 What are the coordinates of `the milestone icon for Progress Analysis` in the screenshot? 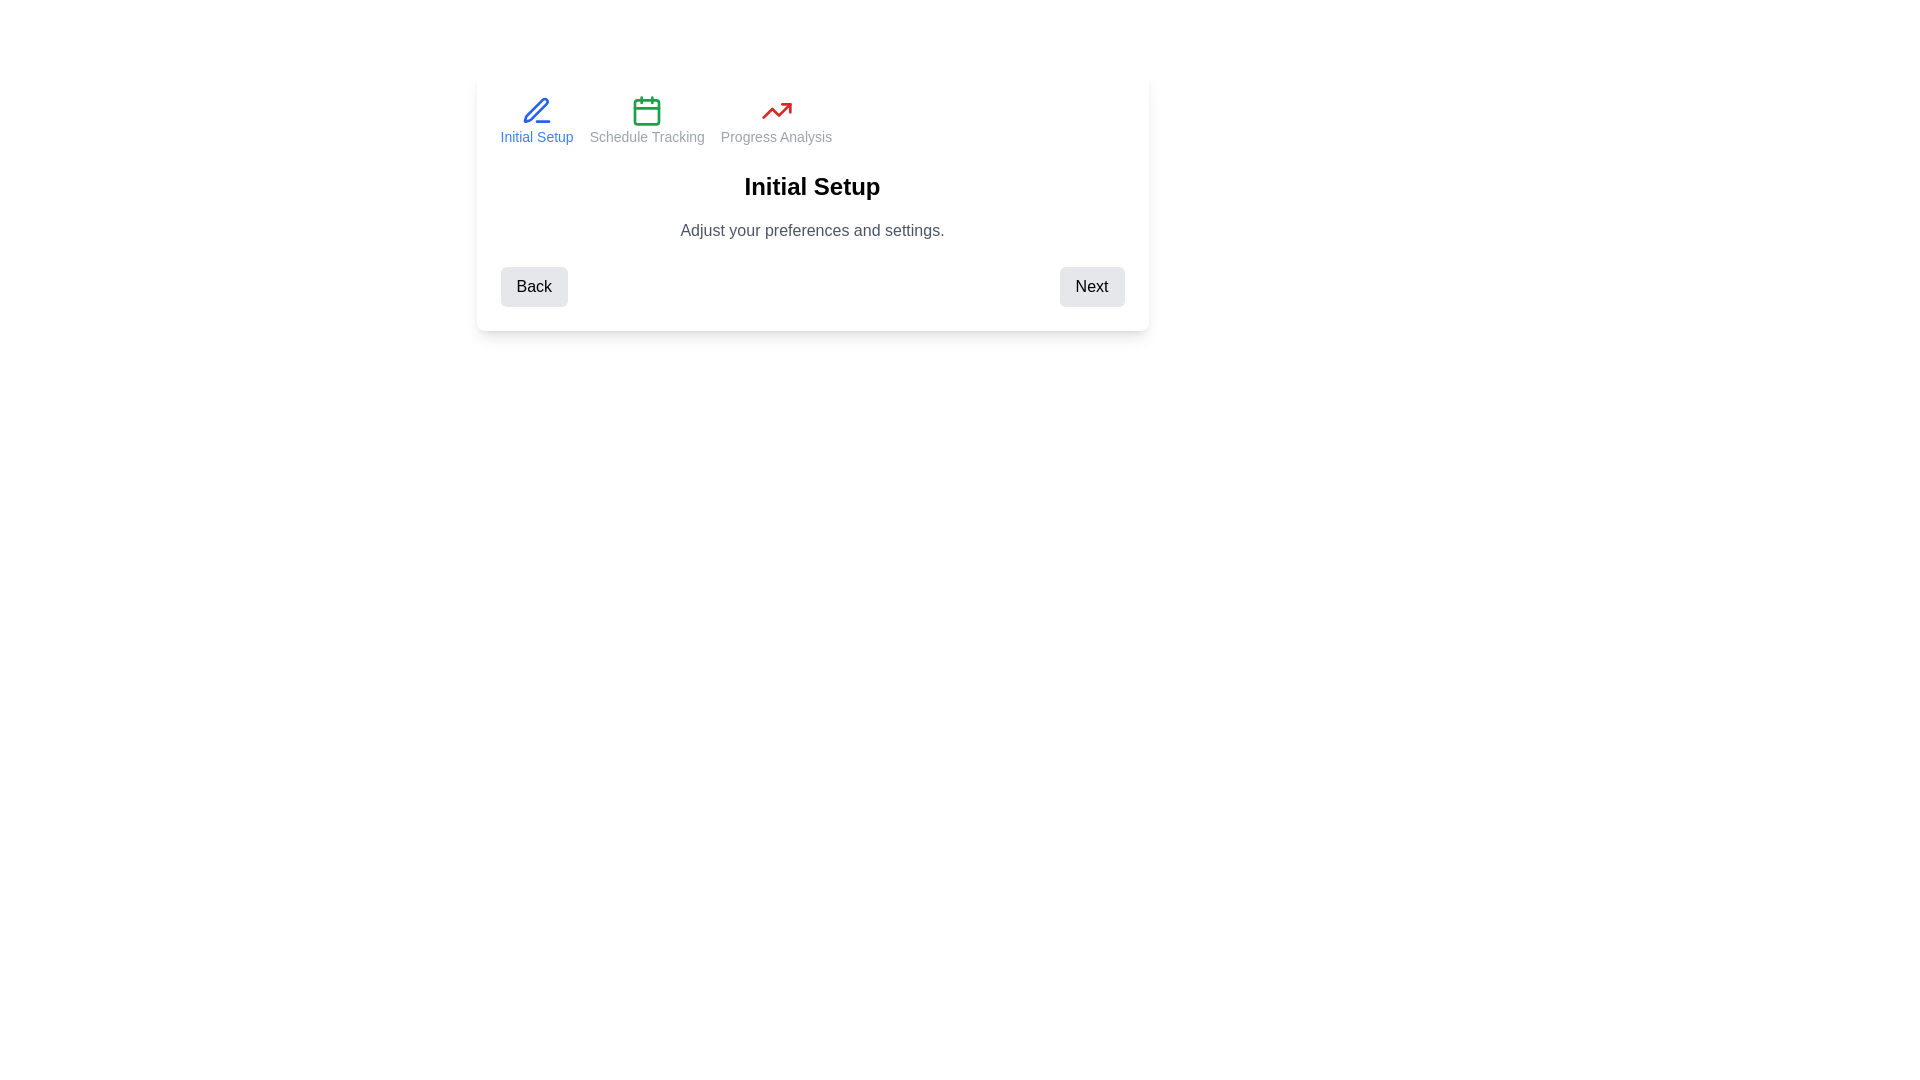 It's located at (775, 120).